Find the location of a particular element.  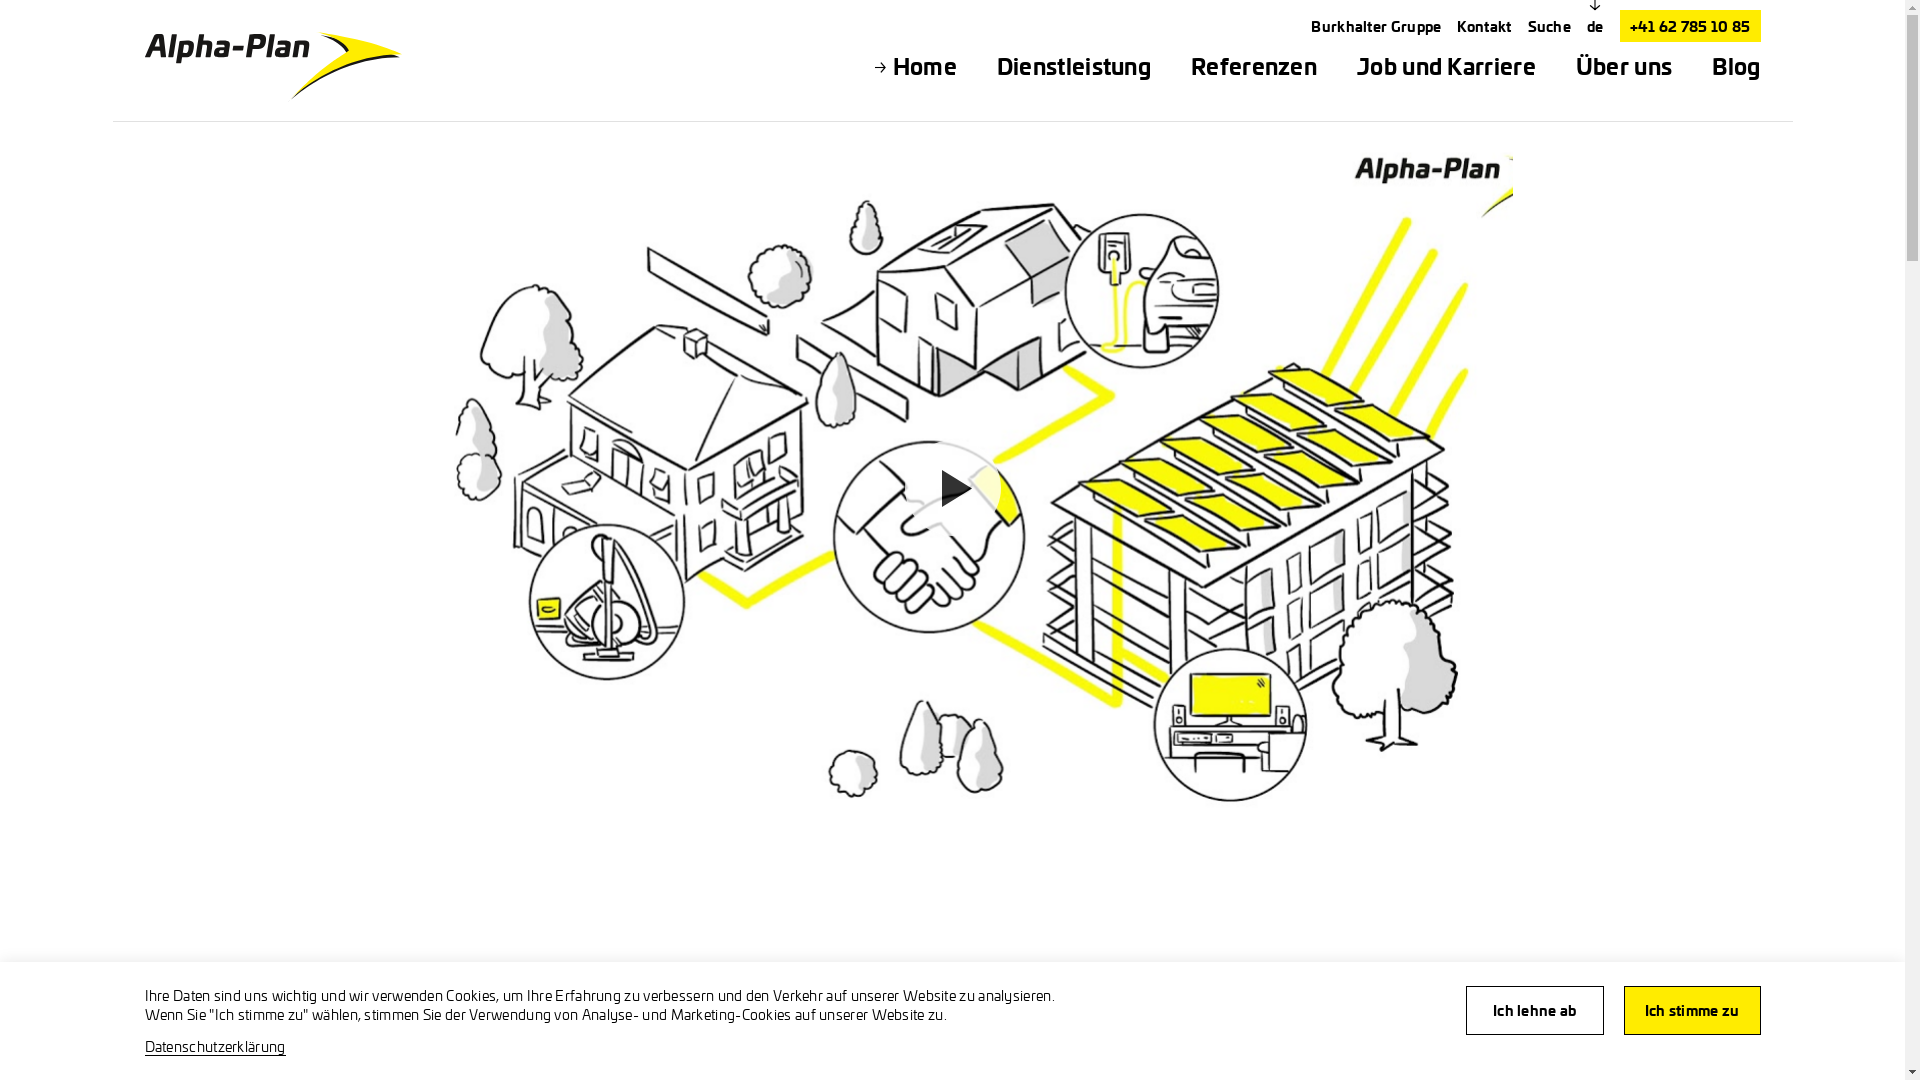

'Blog' is located at coordinates (1735, 64).